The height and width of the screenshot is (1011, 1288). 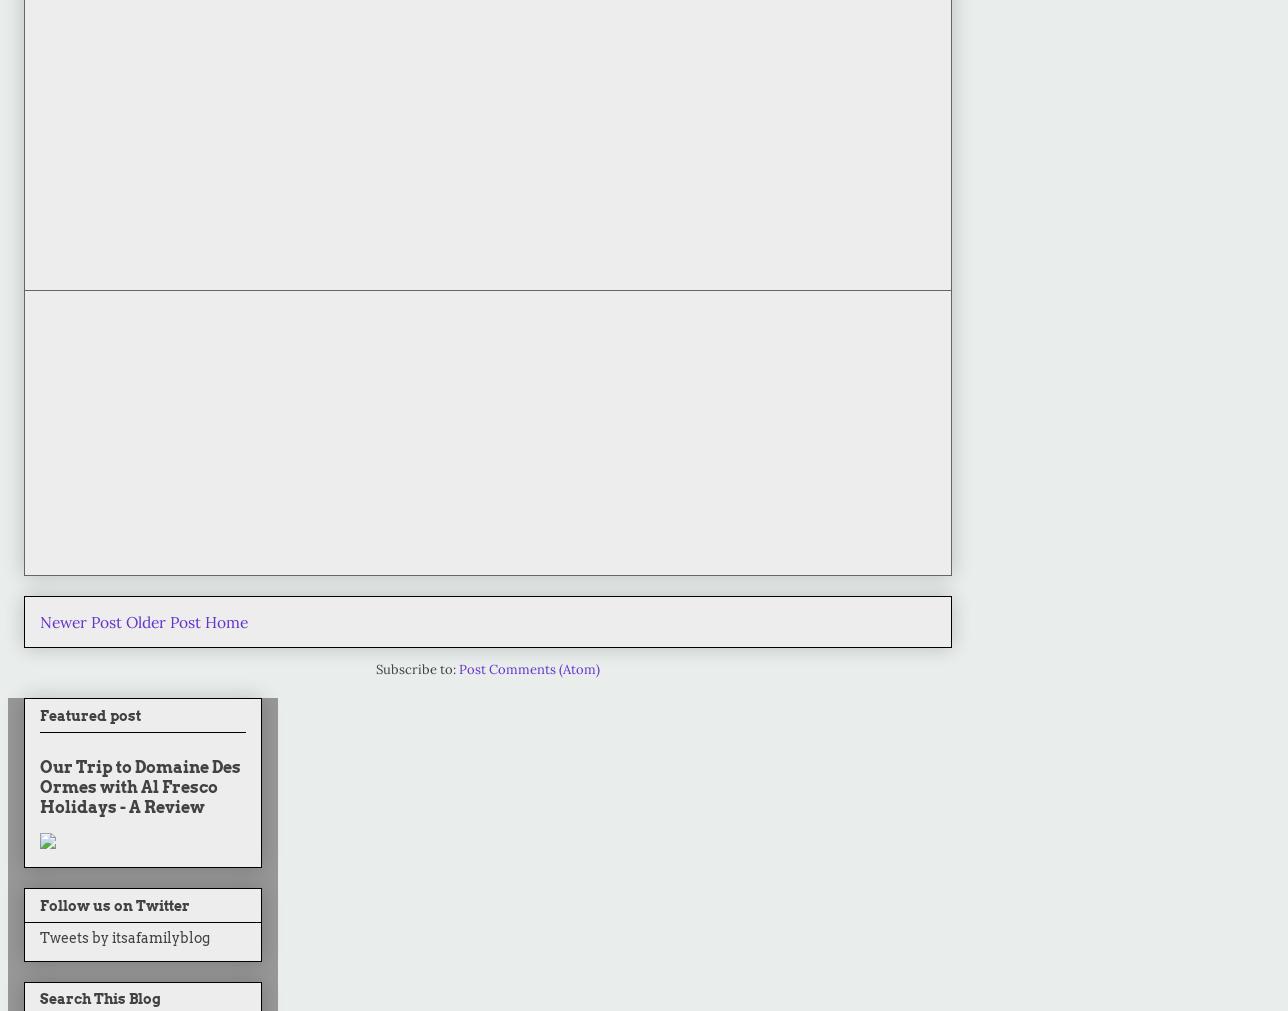 I want to click on 'Tweets by itsafamilyblog', so click(x=124, y=936).